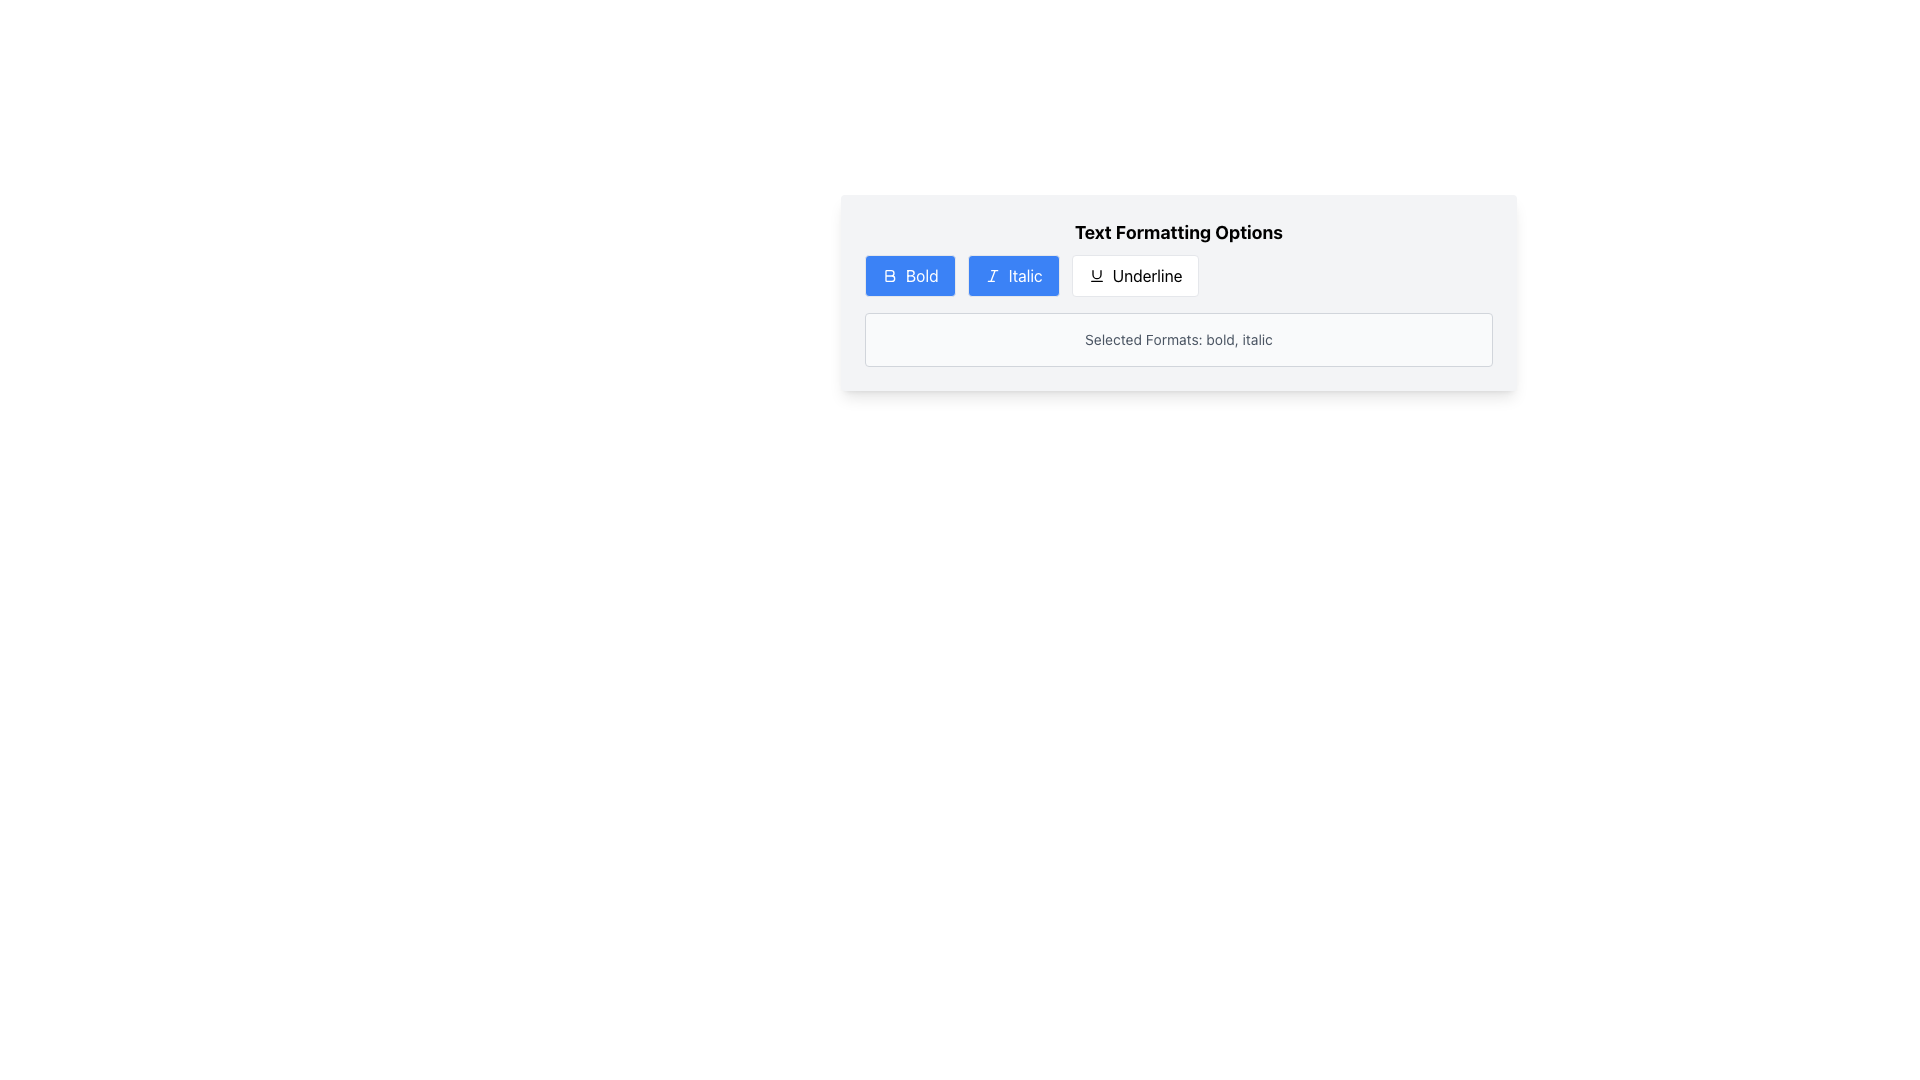  What do you see at coordinates (1179, 338) in the screenshot?
I see `the Text Display element that shows the currently selected text formatting options 'bold' and 'italic', located below the buttons labeled 'Bold', 'Italic', and 'Underline'` at bounding box center [1179, 338].